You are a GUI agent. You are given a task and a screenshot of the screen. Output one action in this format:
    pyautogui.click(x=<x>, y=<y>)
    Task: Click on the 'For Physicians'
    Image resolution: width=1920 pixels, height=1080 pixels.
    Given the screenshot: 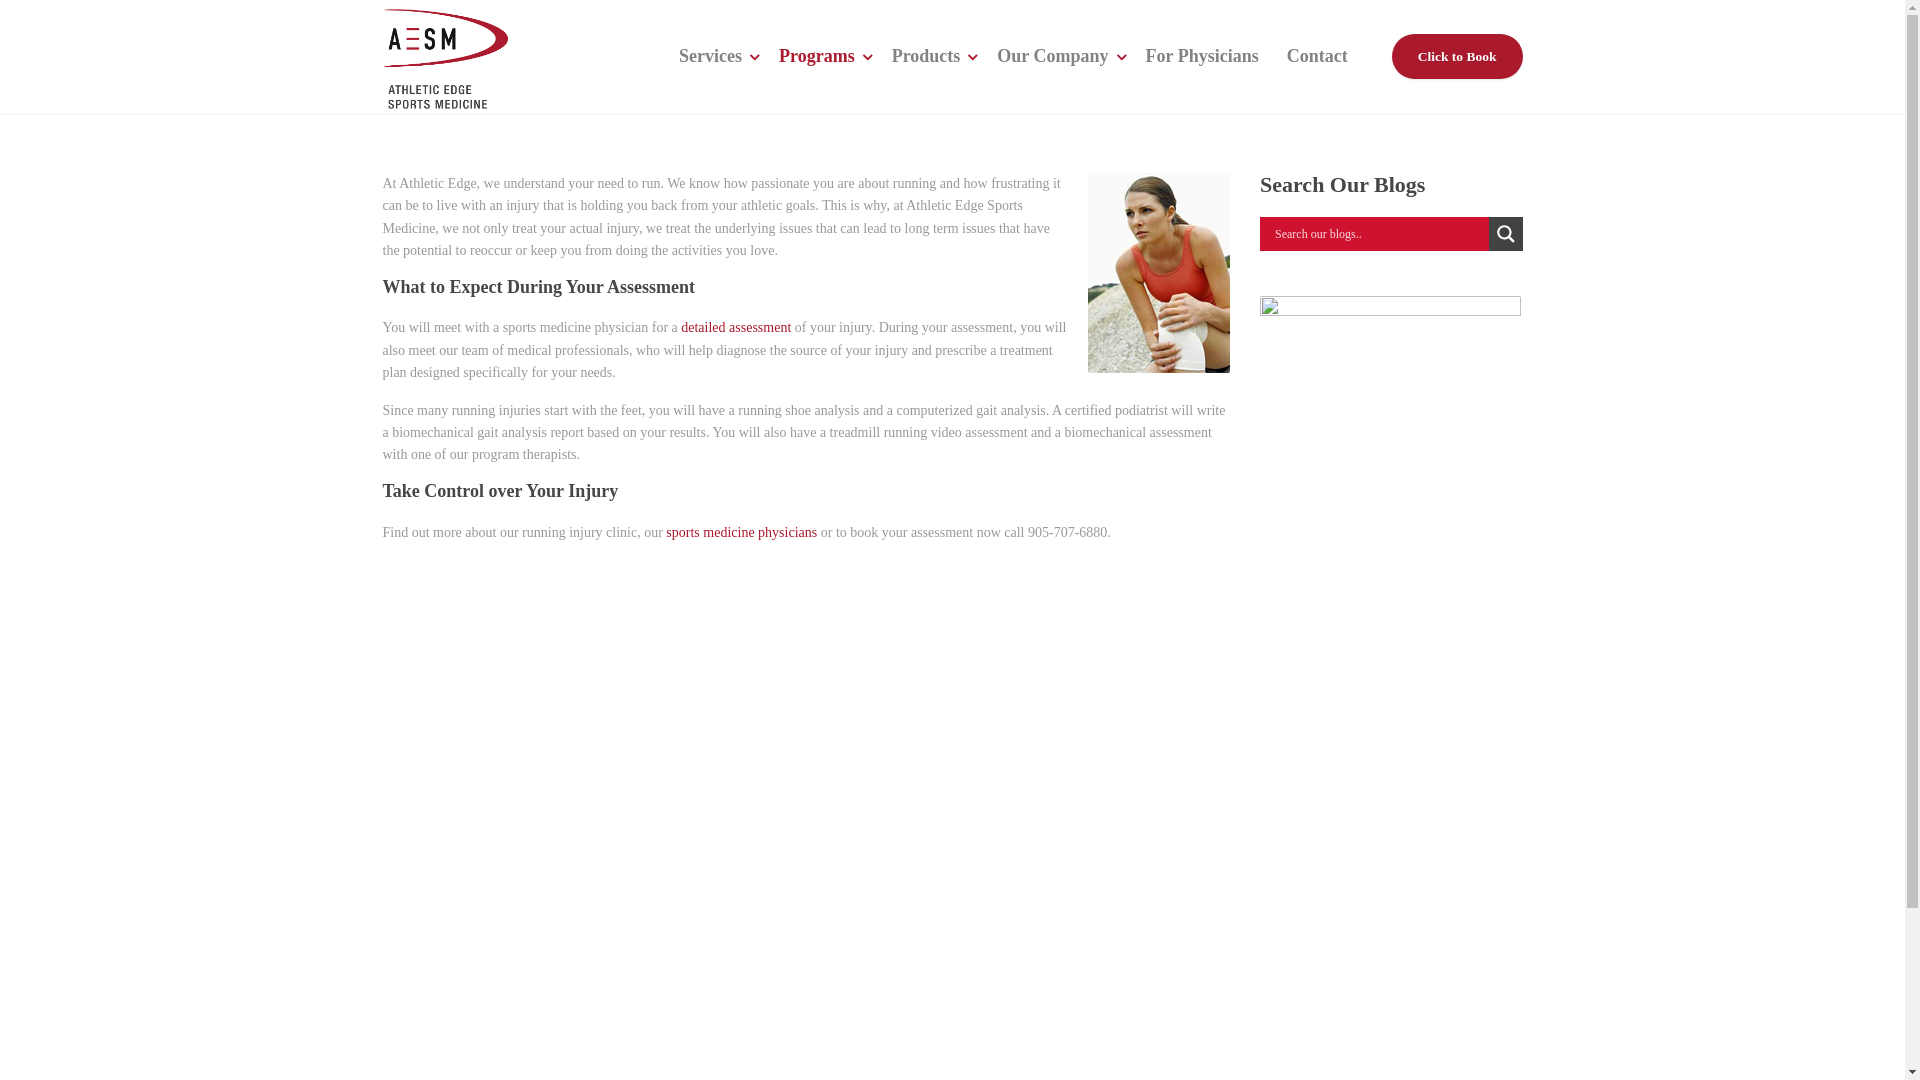 What is the action you would take?
    pyautogui.click(x=1201, y=55)
    